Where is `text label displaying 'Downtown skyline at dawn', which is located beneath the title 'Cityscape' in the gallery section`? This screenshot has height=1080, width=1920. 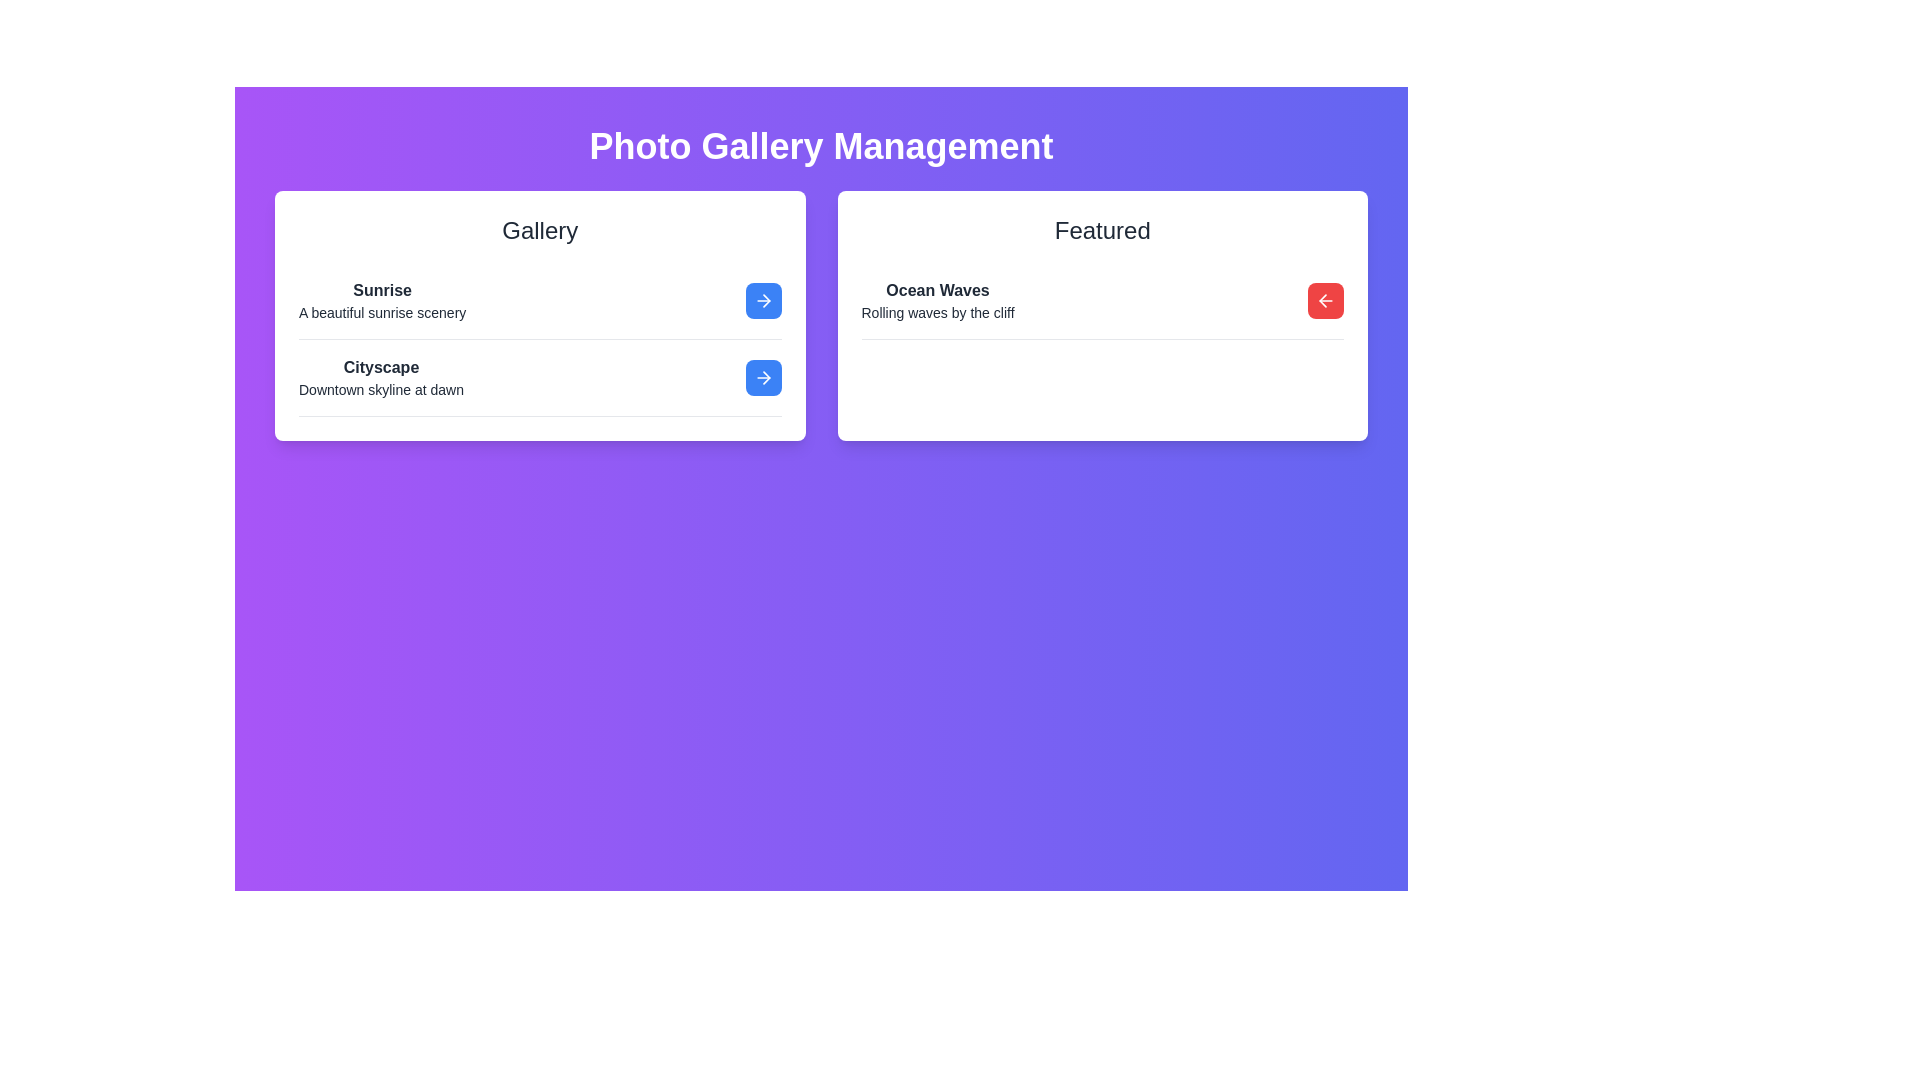 text label displaying 'Downtown skyline at dawn', which is located beneath the title 'Cityscape' in the gallery section is located at coordinates (381, 389).